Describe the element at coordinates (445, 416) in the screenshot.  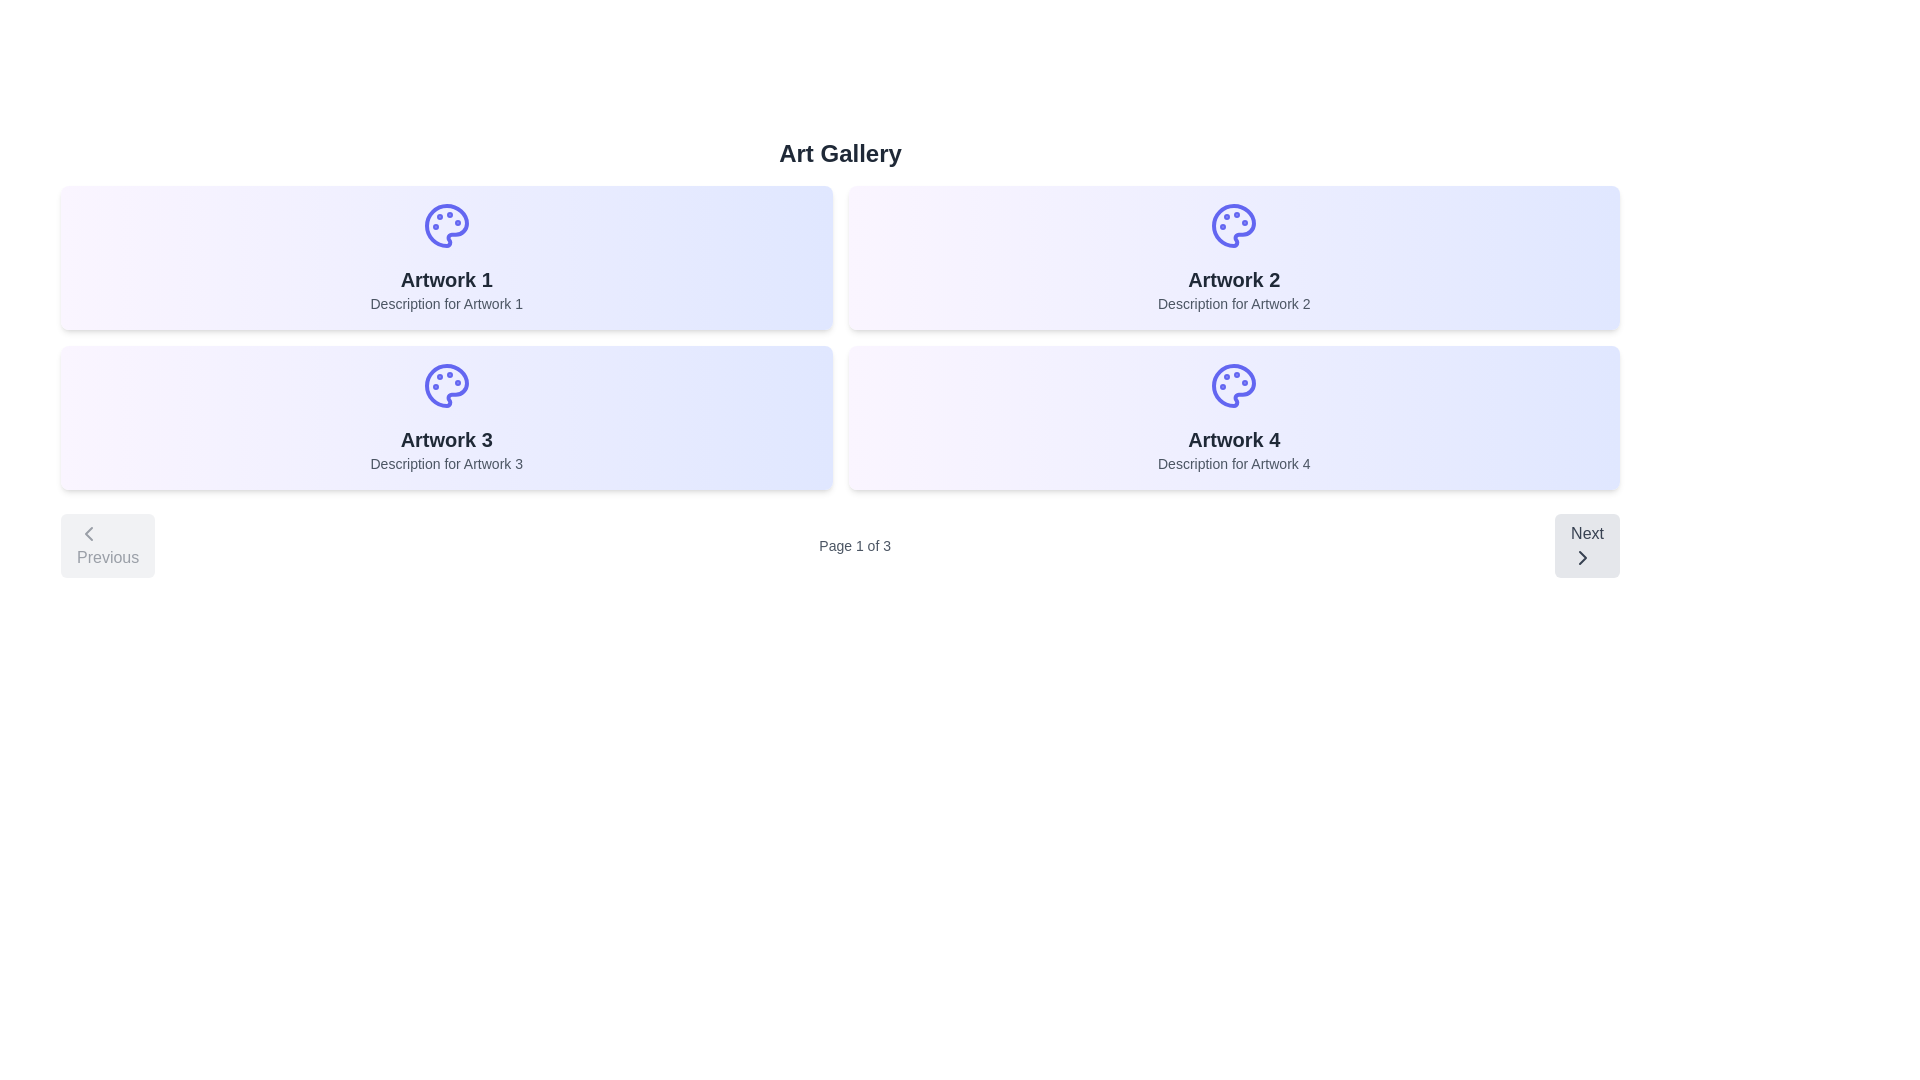
I see `the visual card that presents an artwork, located` at that location.